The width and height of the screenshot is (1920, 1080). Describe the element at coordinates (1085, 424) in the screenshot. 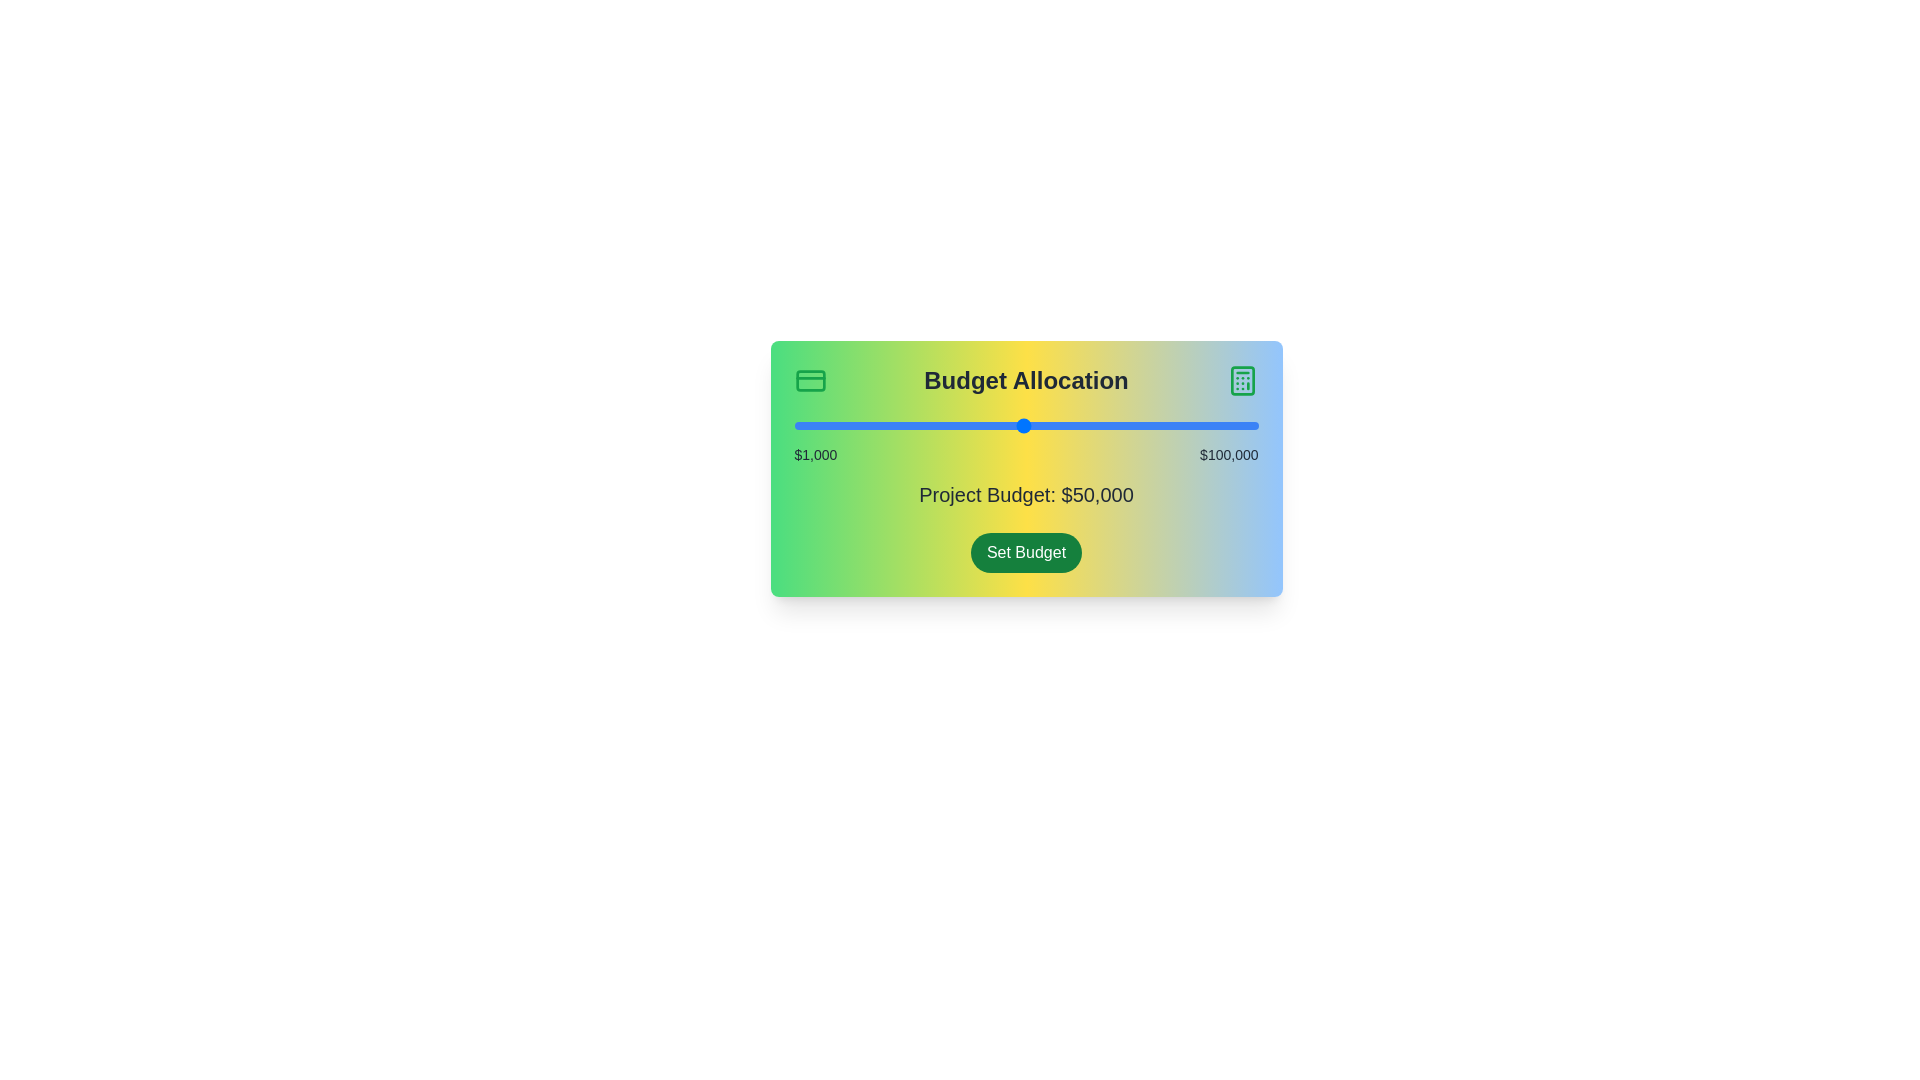

I see `the budget slider to set the budget to 63354` at that location.